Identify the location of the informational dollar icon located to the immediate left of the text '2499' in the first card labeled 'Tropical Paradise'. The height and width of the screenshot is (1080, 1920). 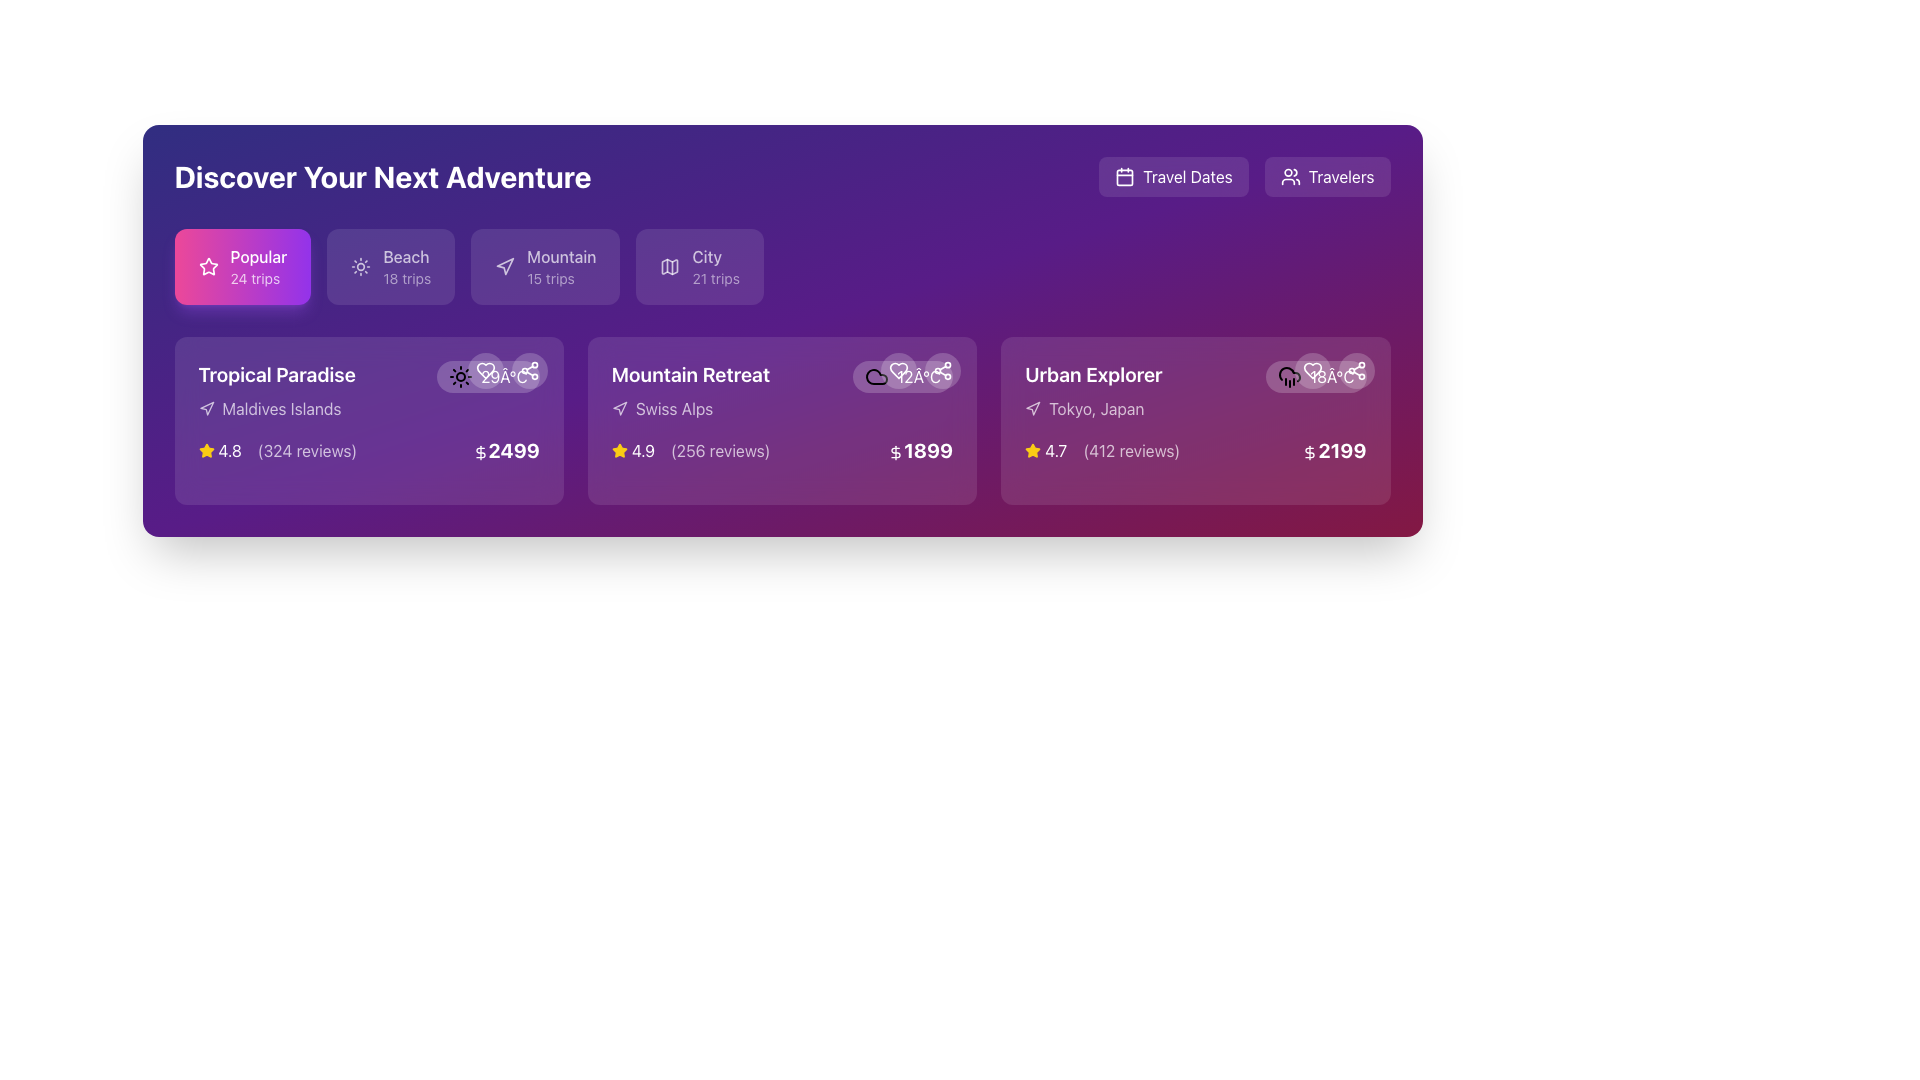
(480, 452).